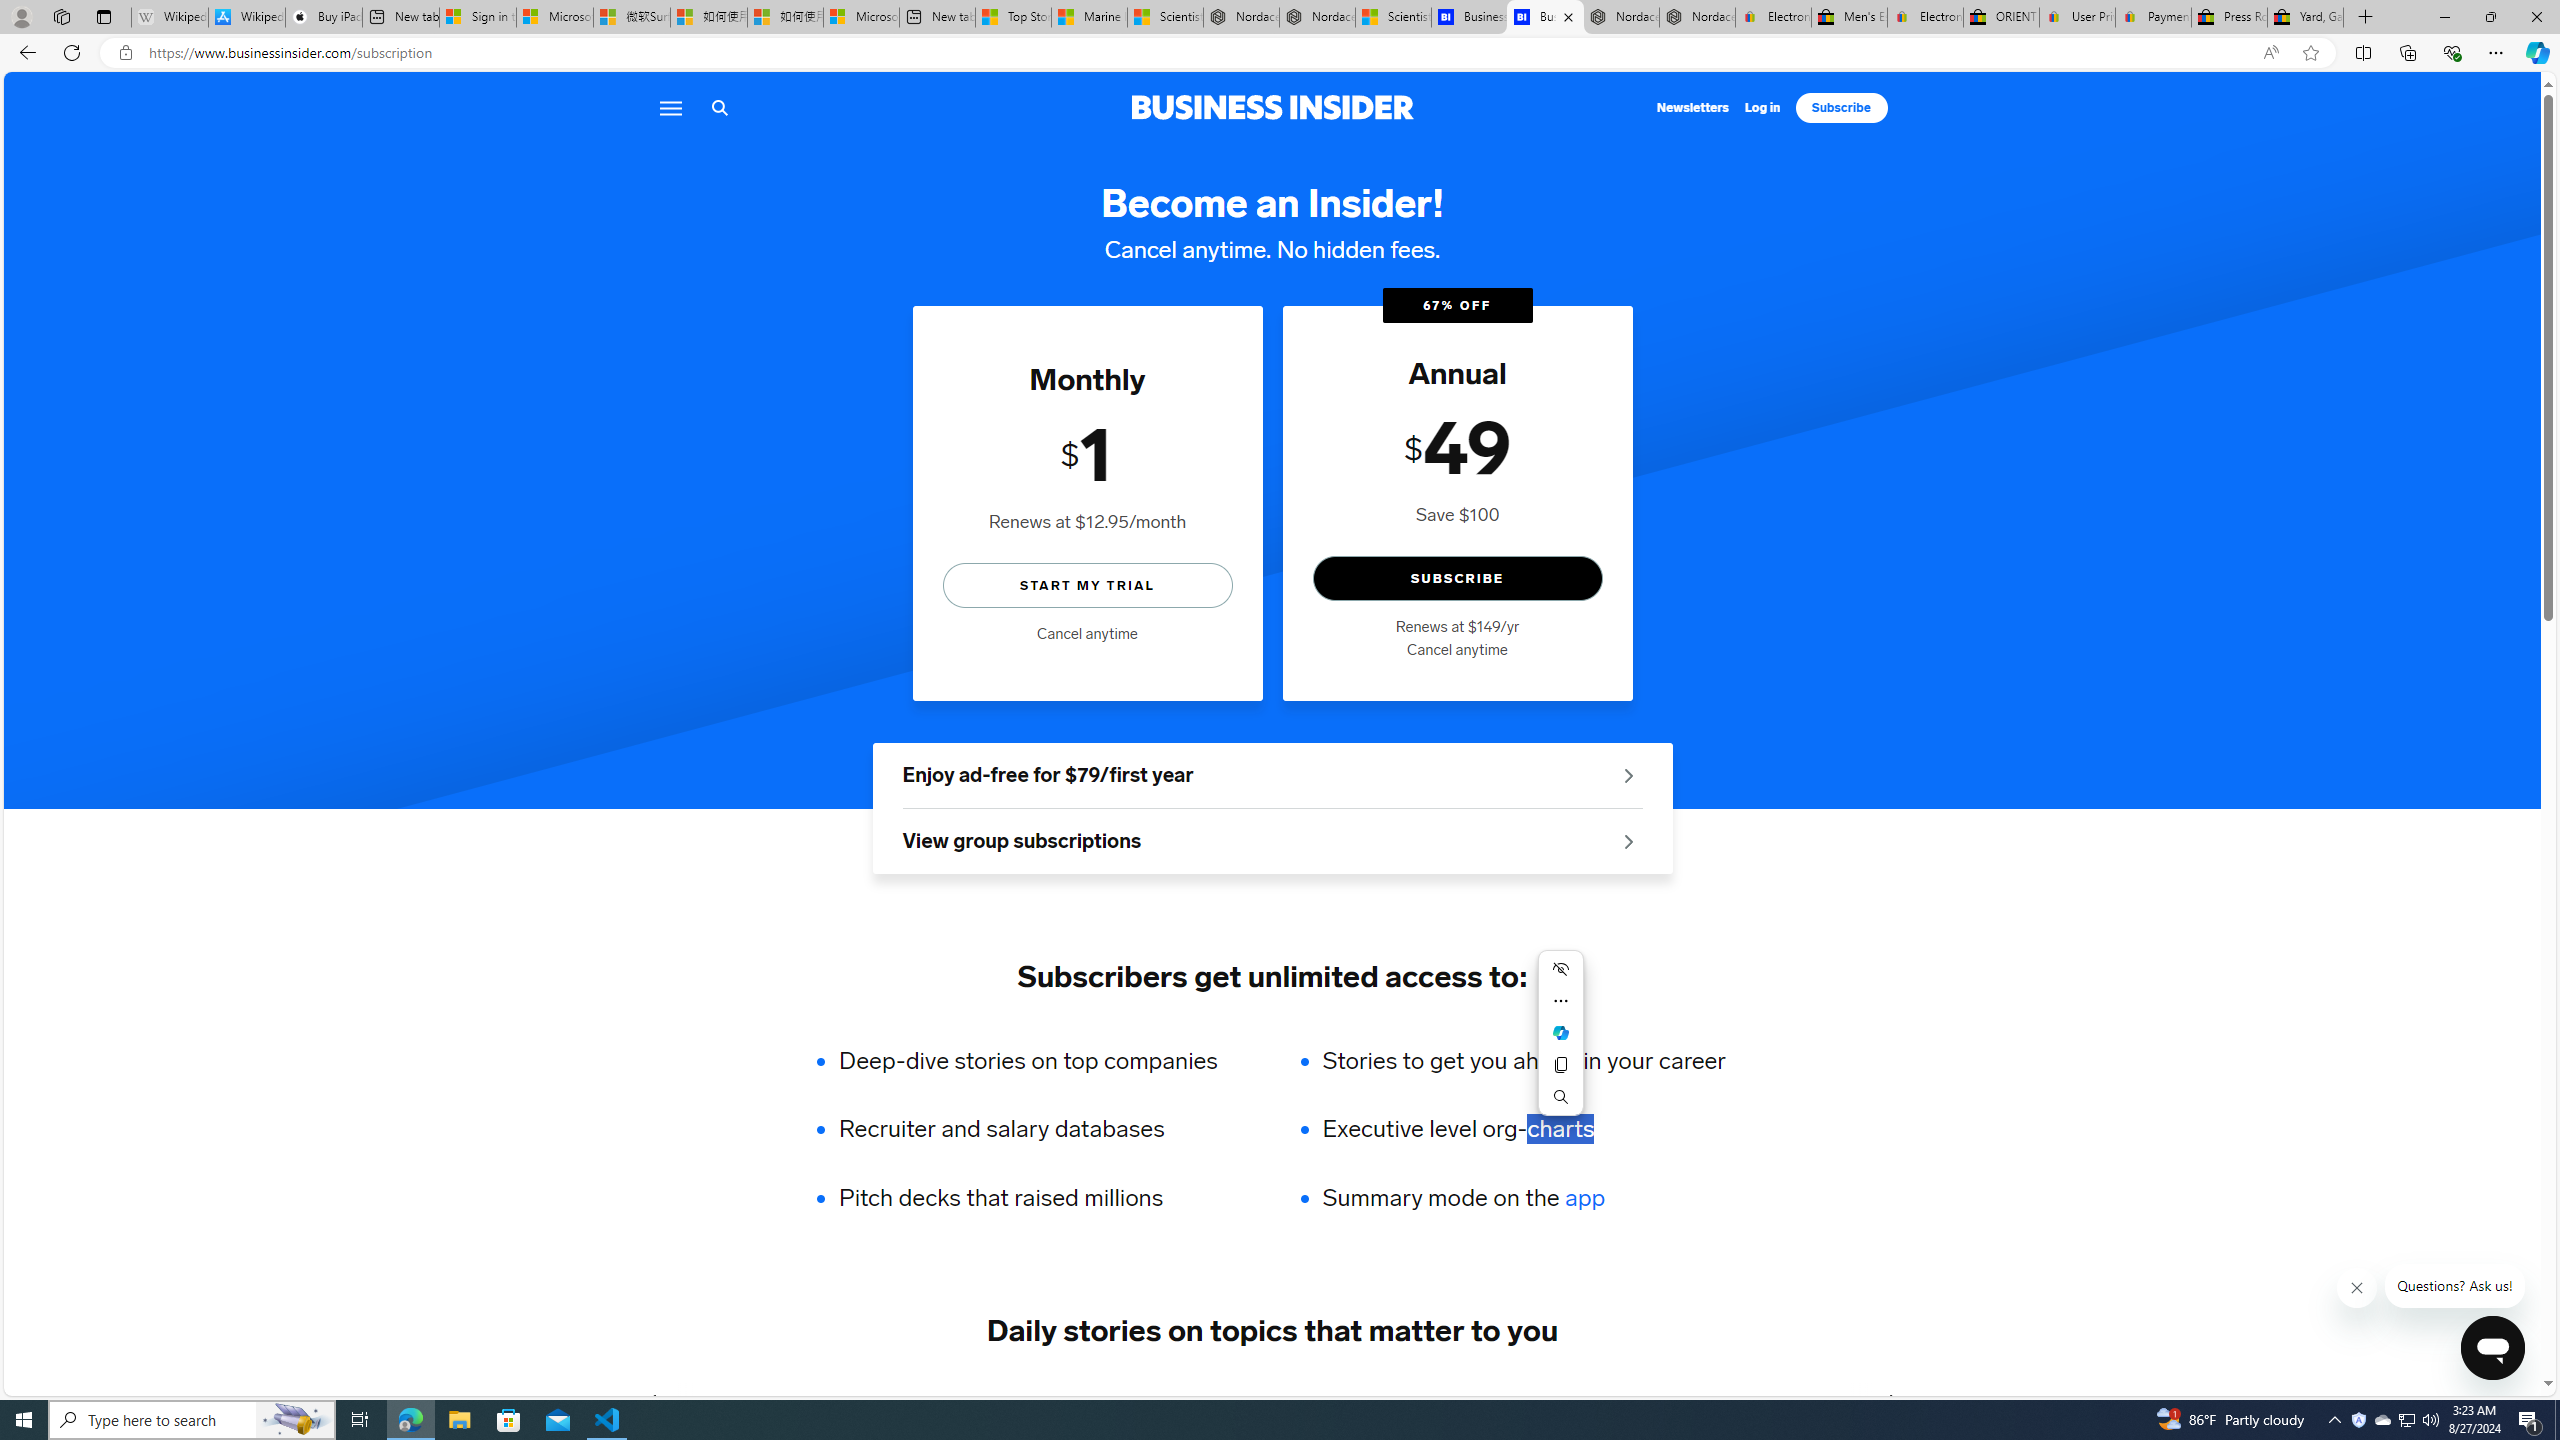 Image resolution: width=2560 pixels, height=1440 pixels. Describe the element at coordinates (1088, 16) in the screenshot. I see `'Marine life - MSN'` at that location.